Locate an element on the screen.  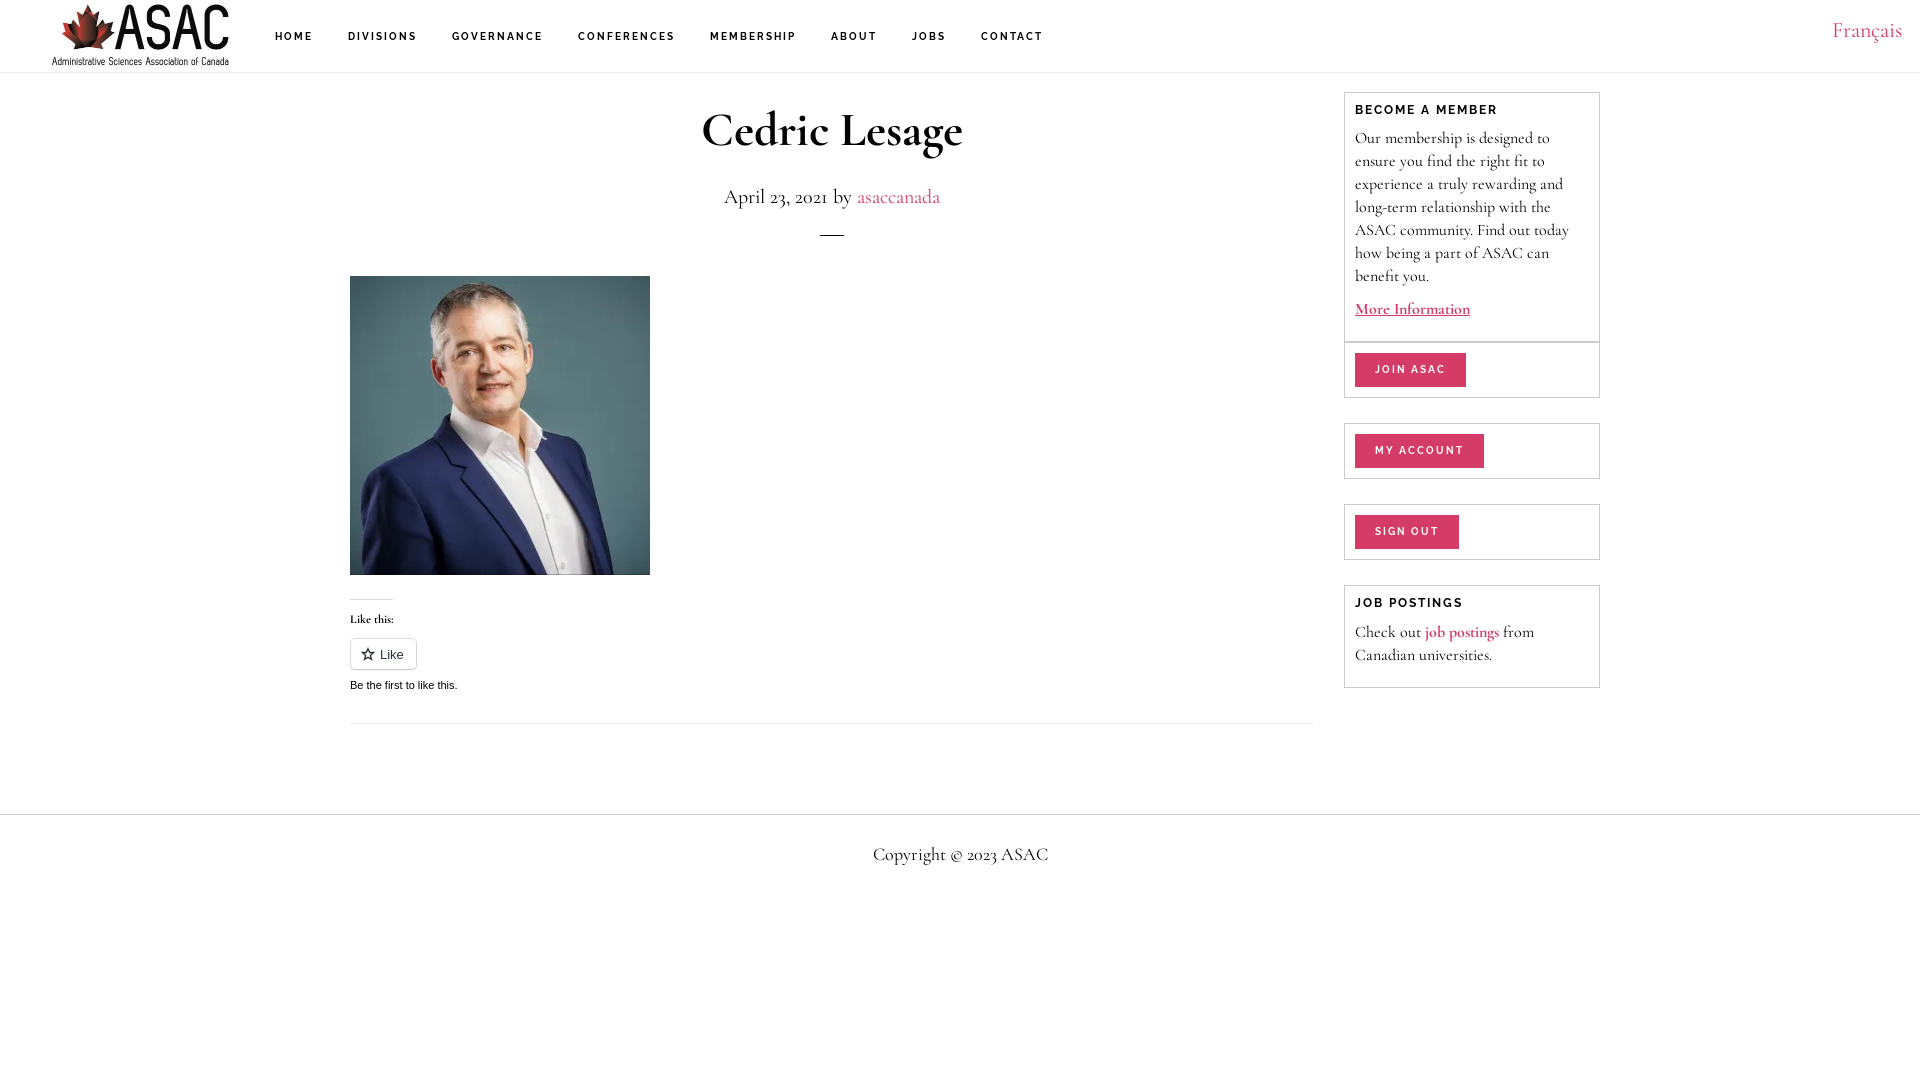
'CONTACT' is located at coordinates (1012, 37).